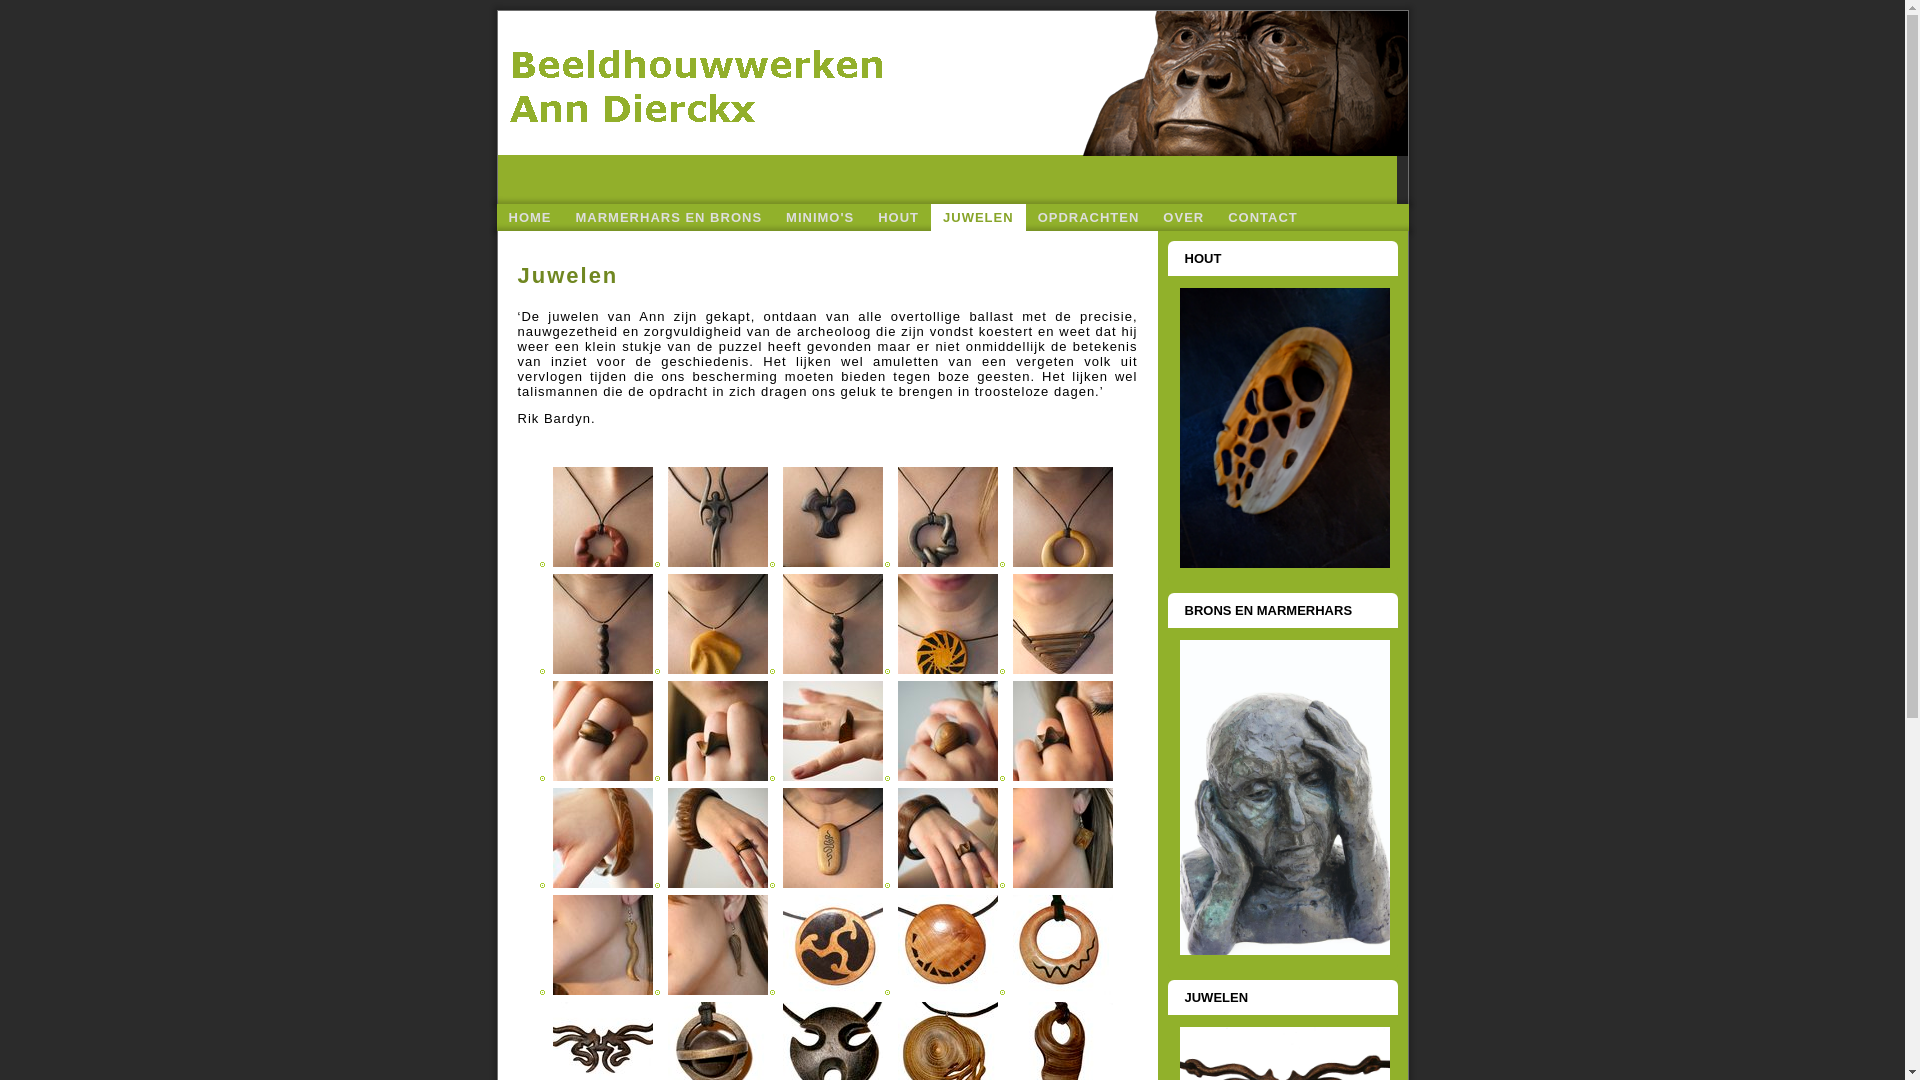 Image resolution: width=1920 pixels, height=1080 pixels. Describe the element at coordinates (1088, 217) in the screenshot. I see `'OPDRACHTEN'` at that location.